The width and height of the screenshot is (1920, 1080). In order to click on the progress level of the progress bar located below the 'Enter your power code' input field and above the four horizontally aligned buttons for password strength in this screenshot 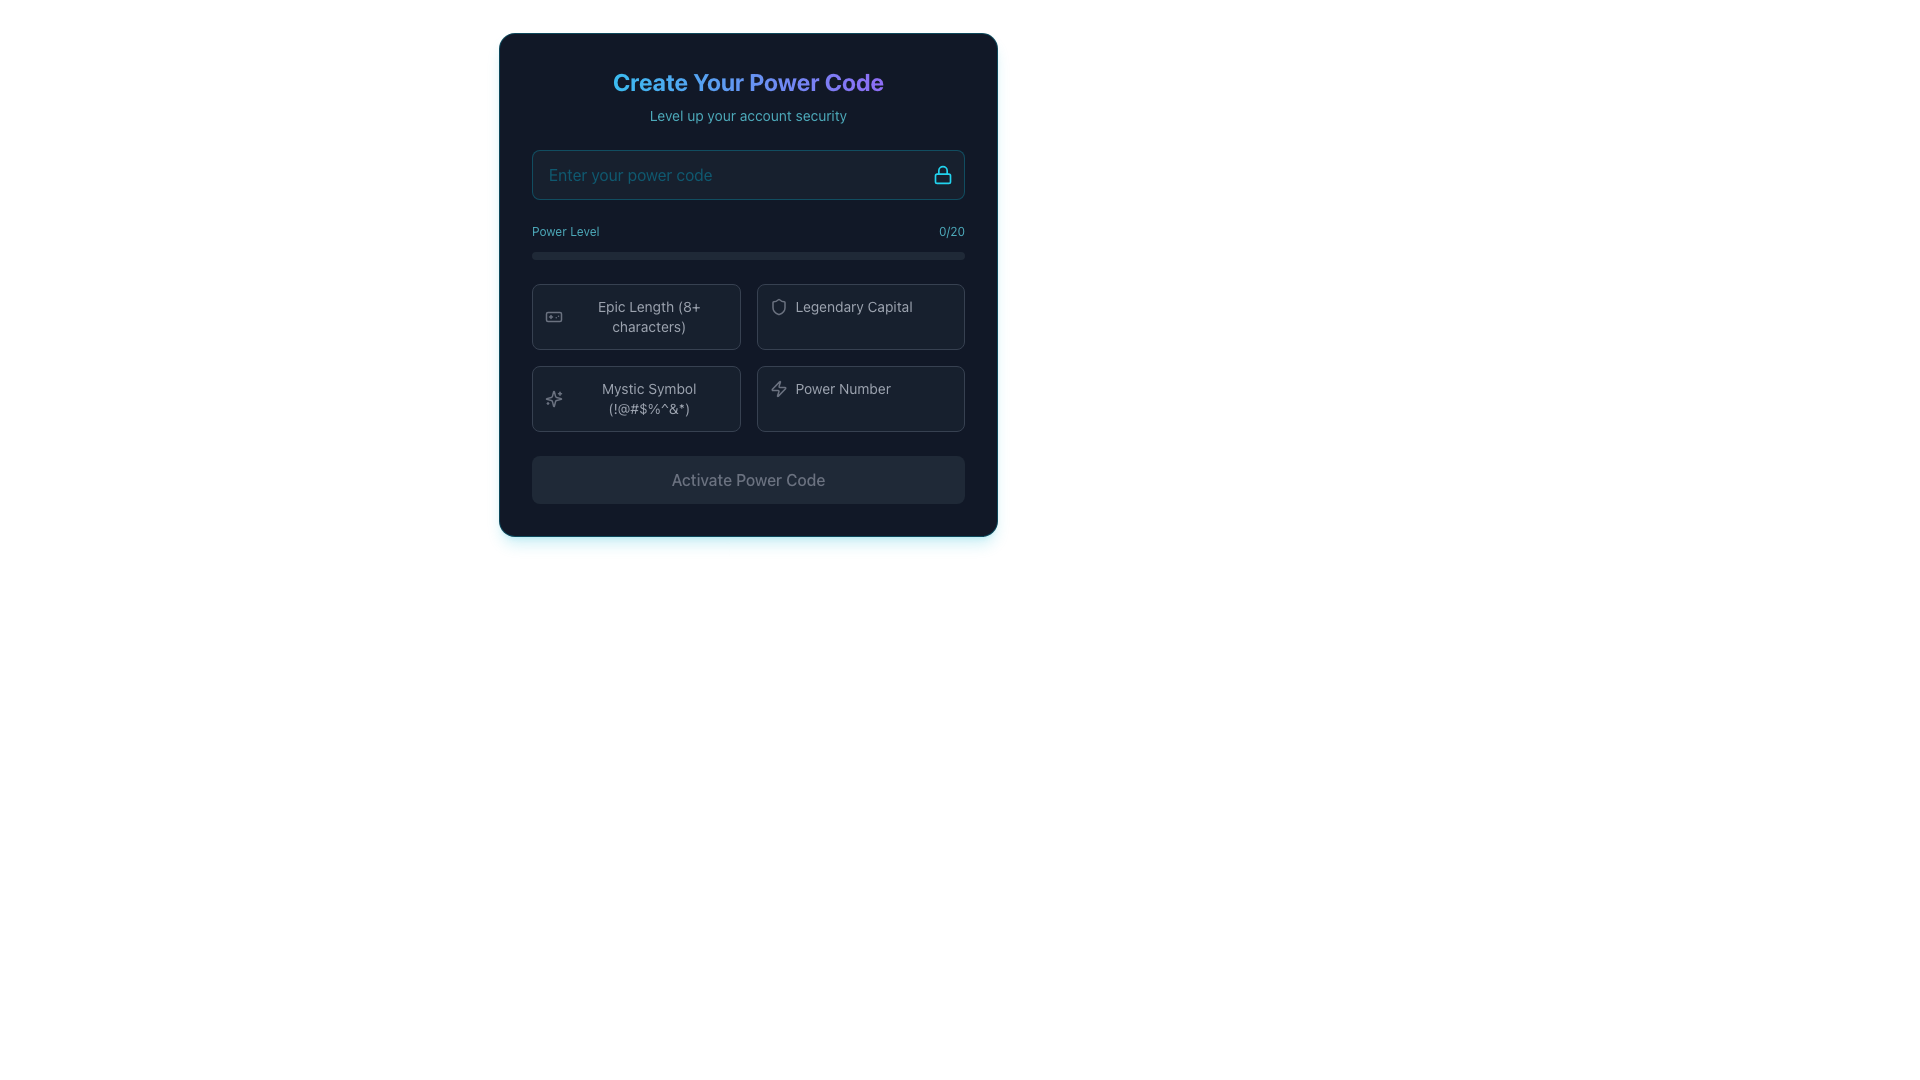, I will do `click(747, 241)`.